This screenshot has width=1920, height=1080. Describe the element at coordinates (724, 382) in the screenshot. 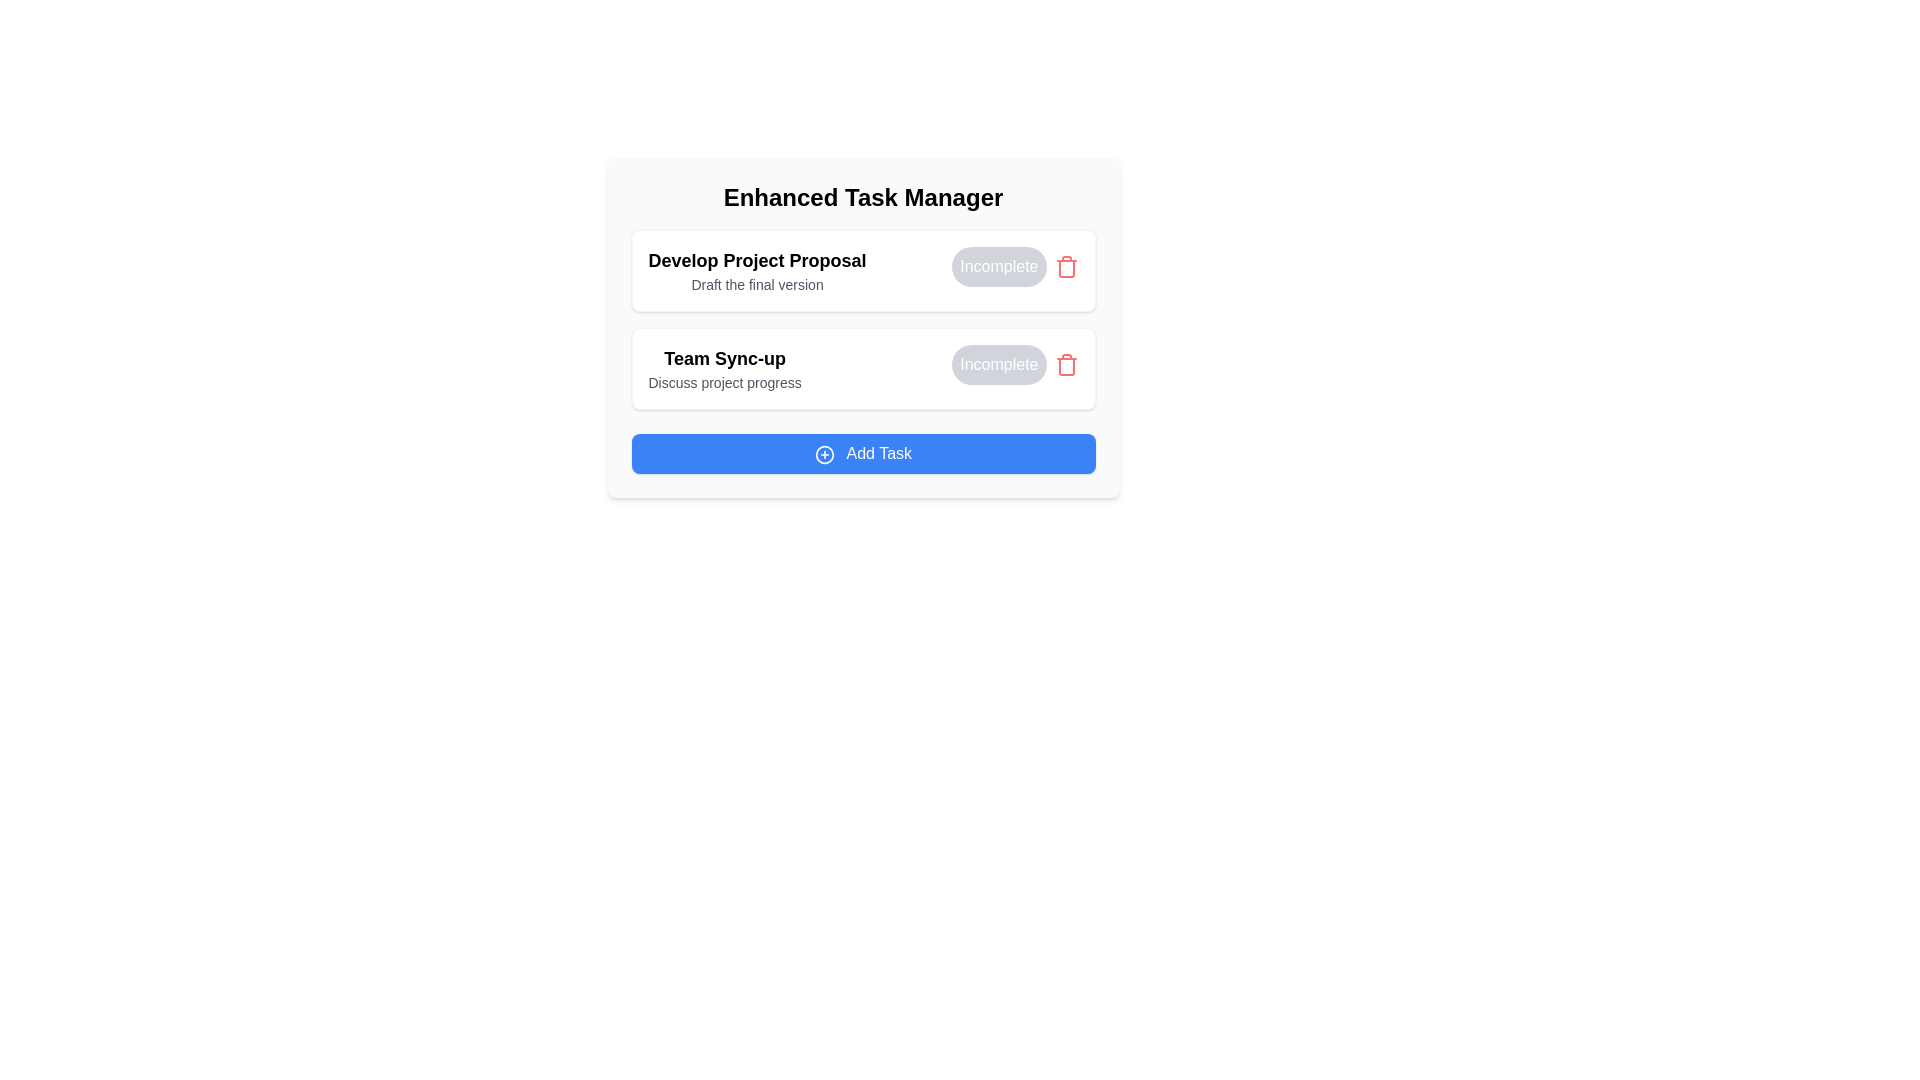

I see `the non-interactive text element providing additional information about the 'Team Sync-up' task, located below the title and centered horizontally` at that location.